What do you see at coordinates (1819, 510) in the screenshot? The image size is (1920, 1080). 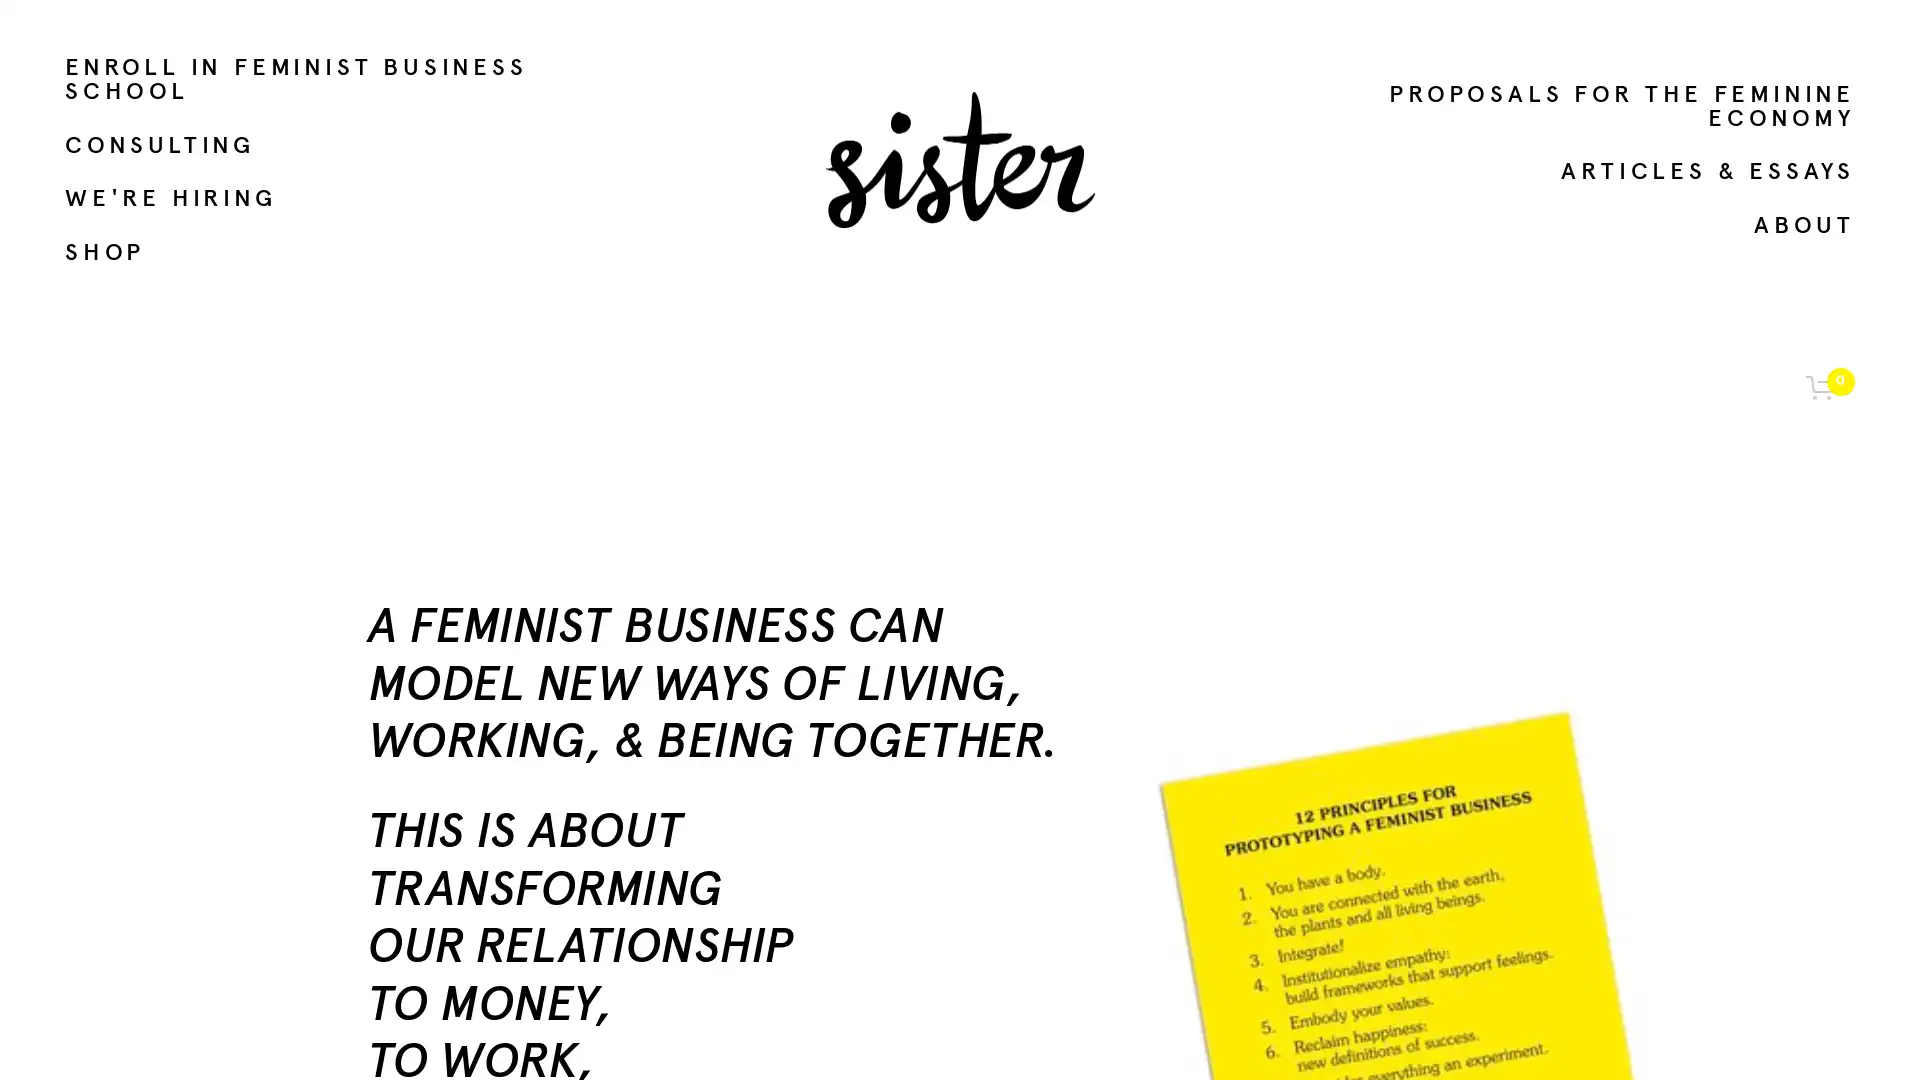 I see `Close` at bounding box center [1819, 510].